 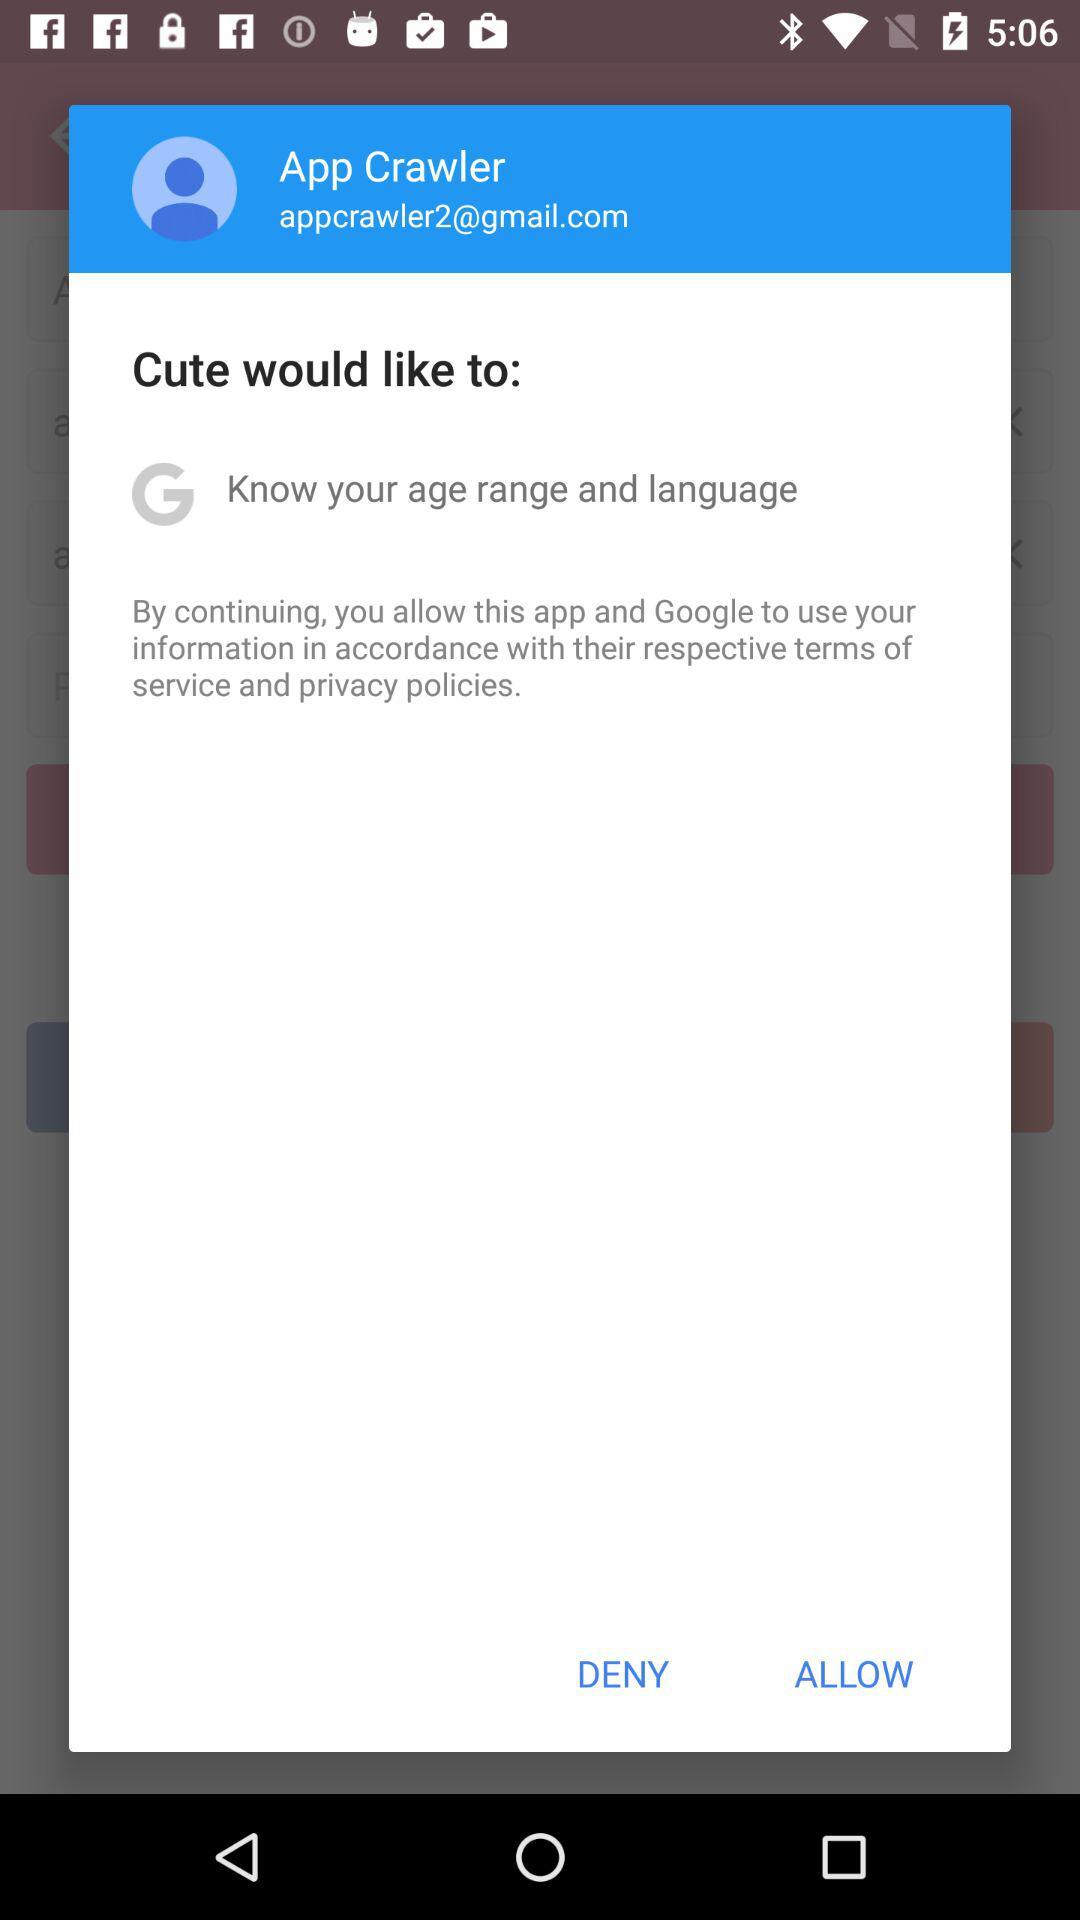 I want to click on deny at the bottom, so click(x=621, y=1673).